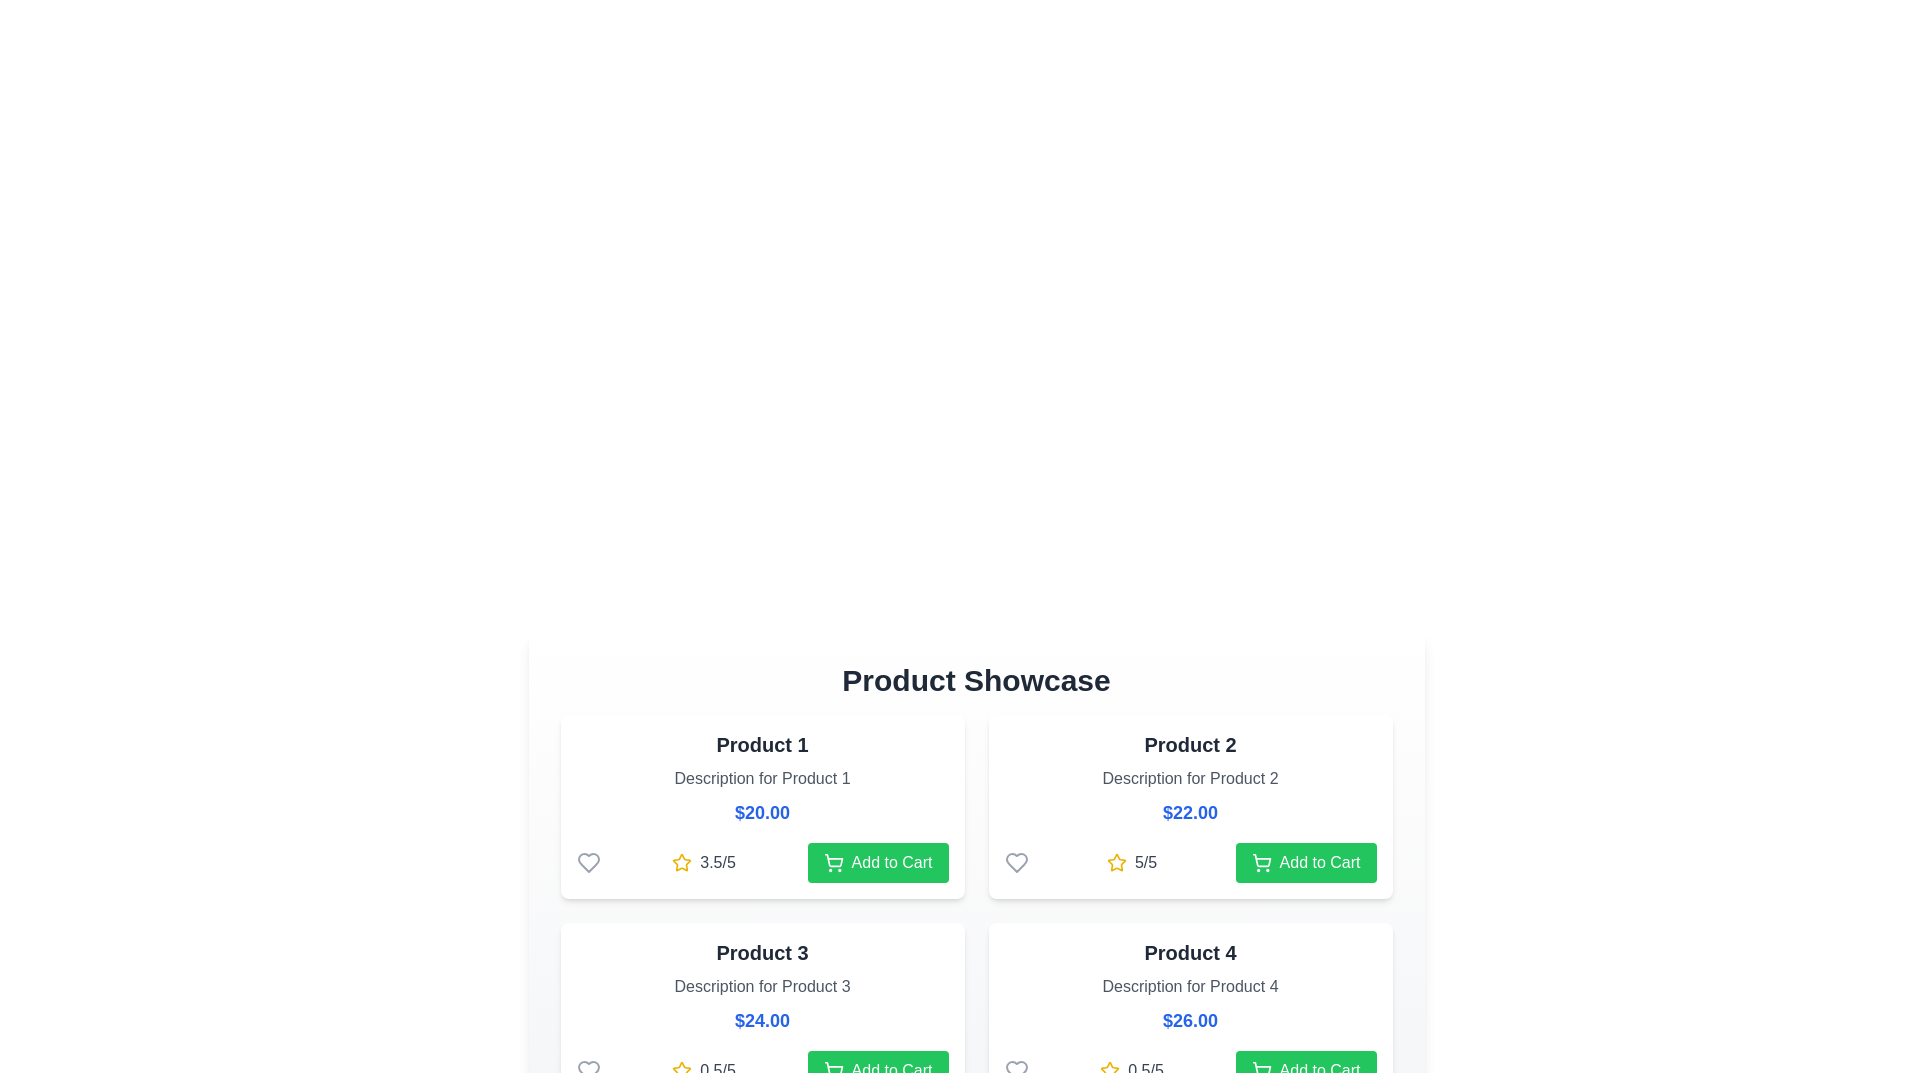 Image resolution: width=1920 pixels, height=1080 pixels. I want to click on the first button located at the bottom-right corner of the card displaying details for 'Product 1', so click(878, 862).